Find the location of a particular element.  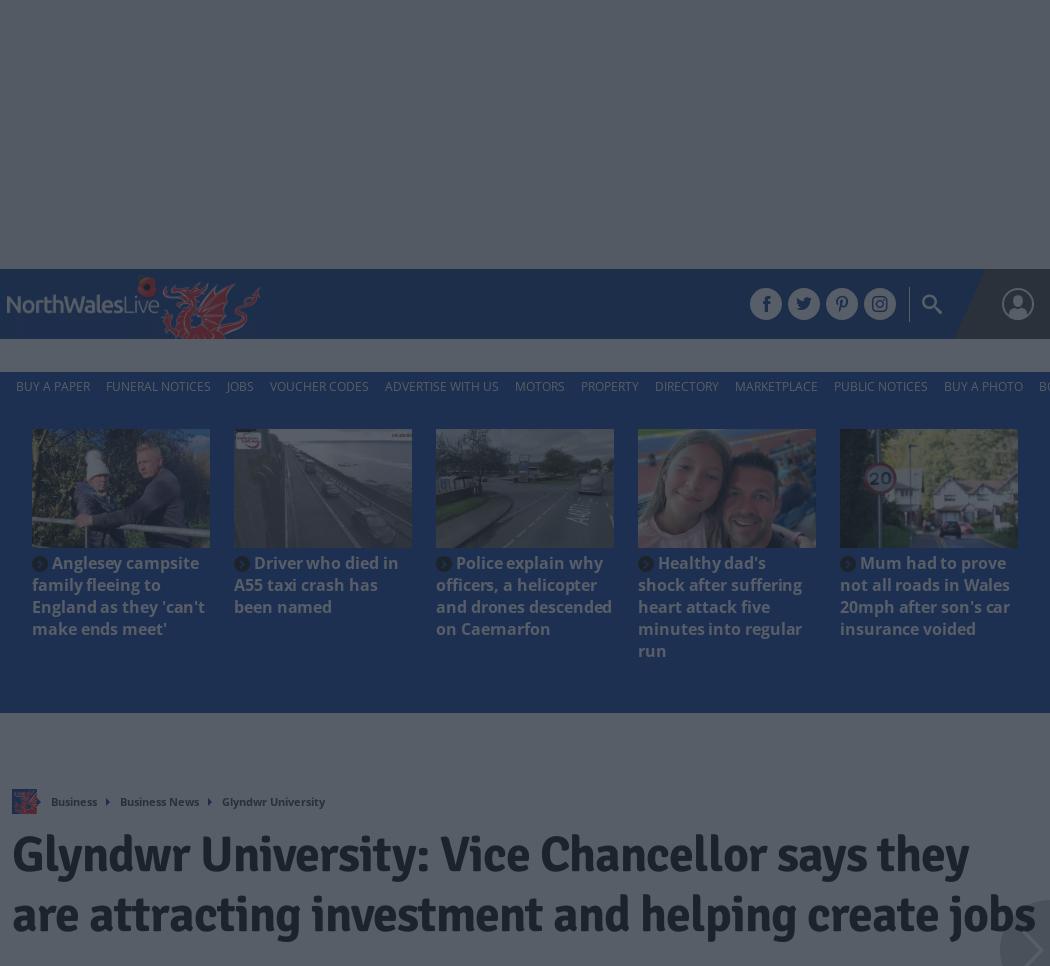

'Buy a photo' is located at coordinates (983, 386).